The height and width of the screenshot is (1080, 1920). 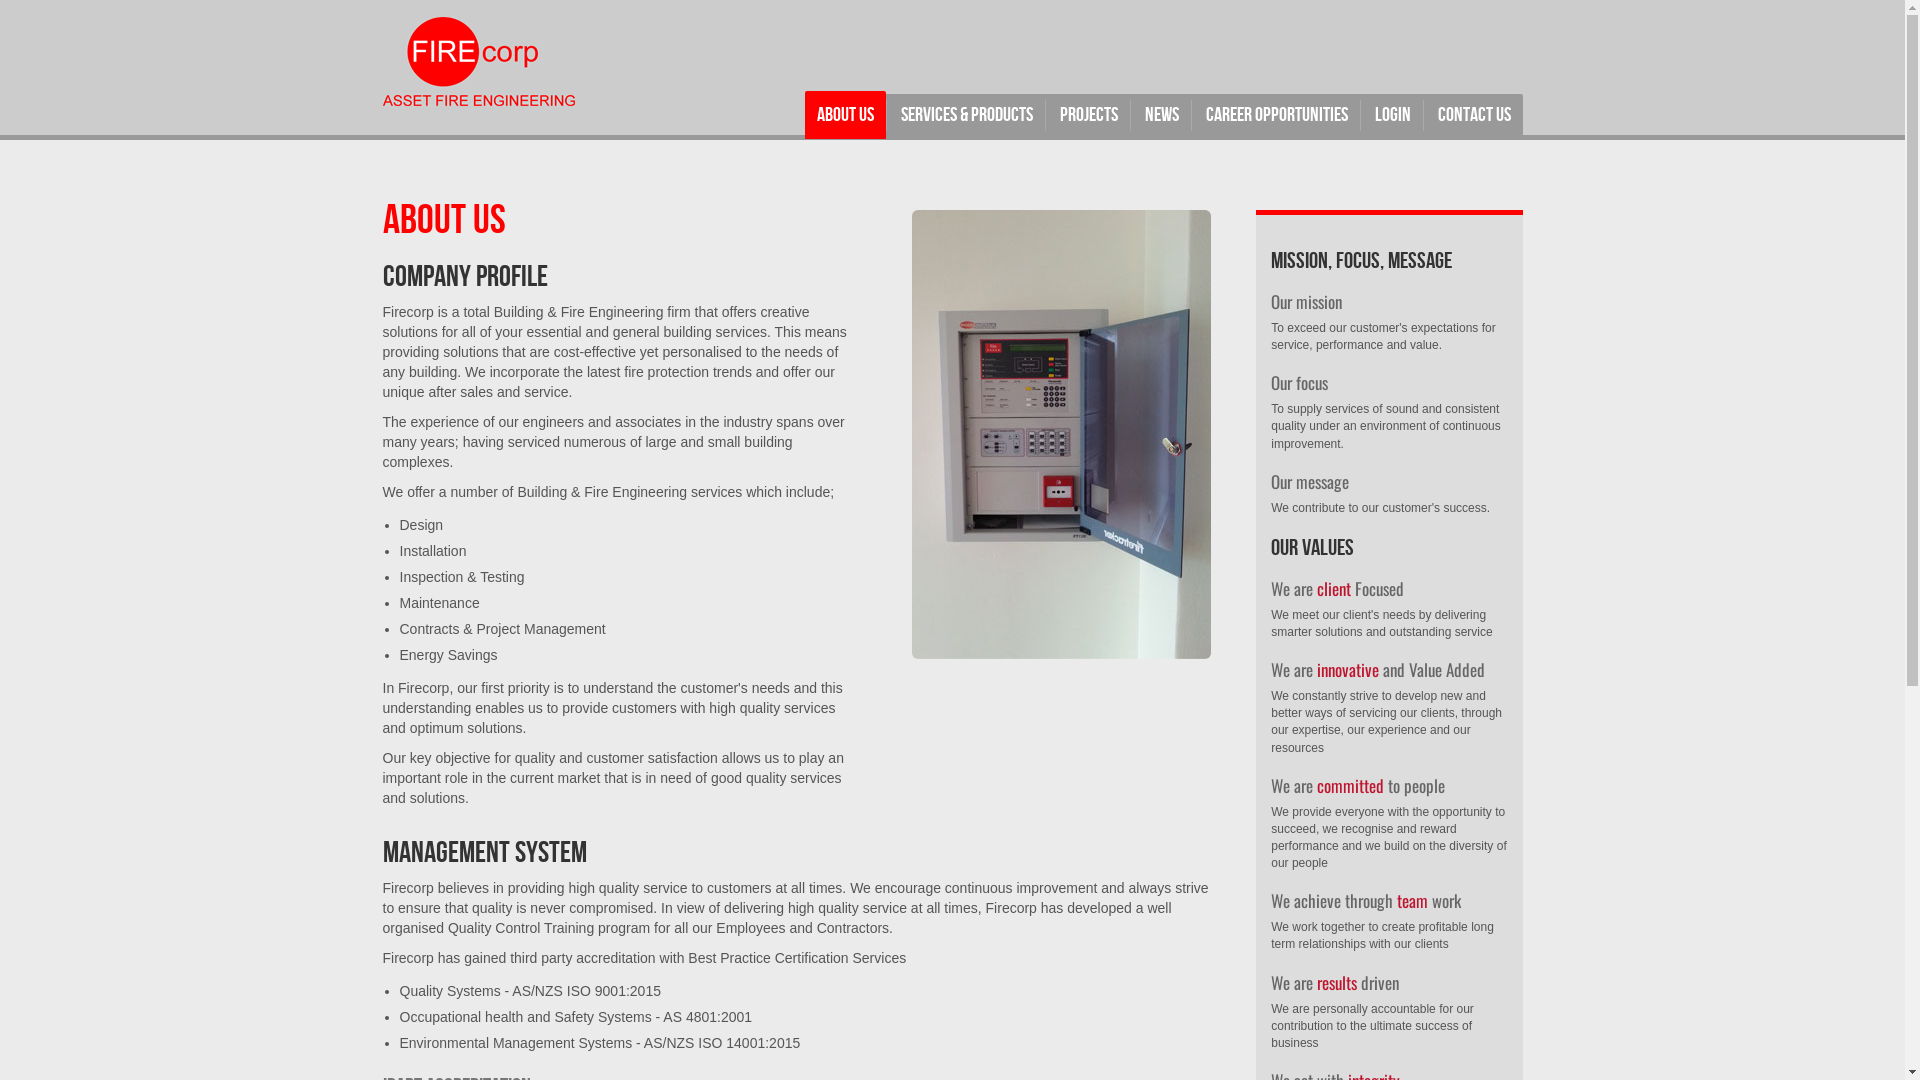 I want to click on 'LOGIN', so click(x=1361, y=115).